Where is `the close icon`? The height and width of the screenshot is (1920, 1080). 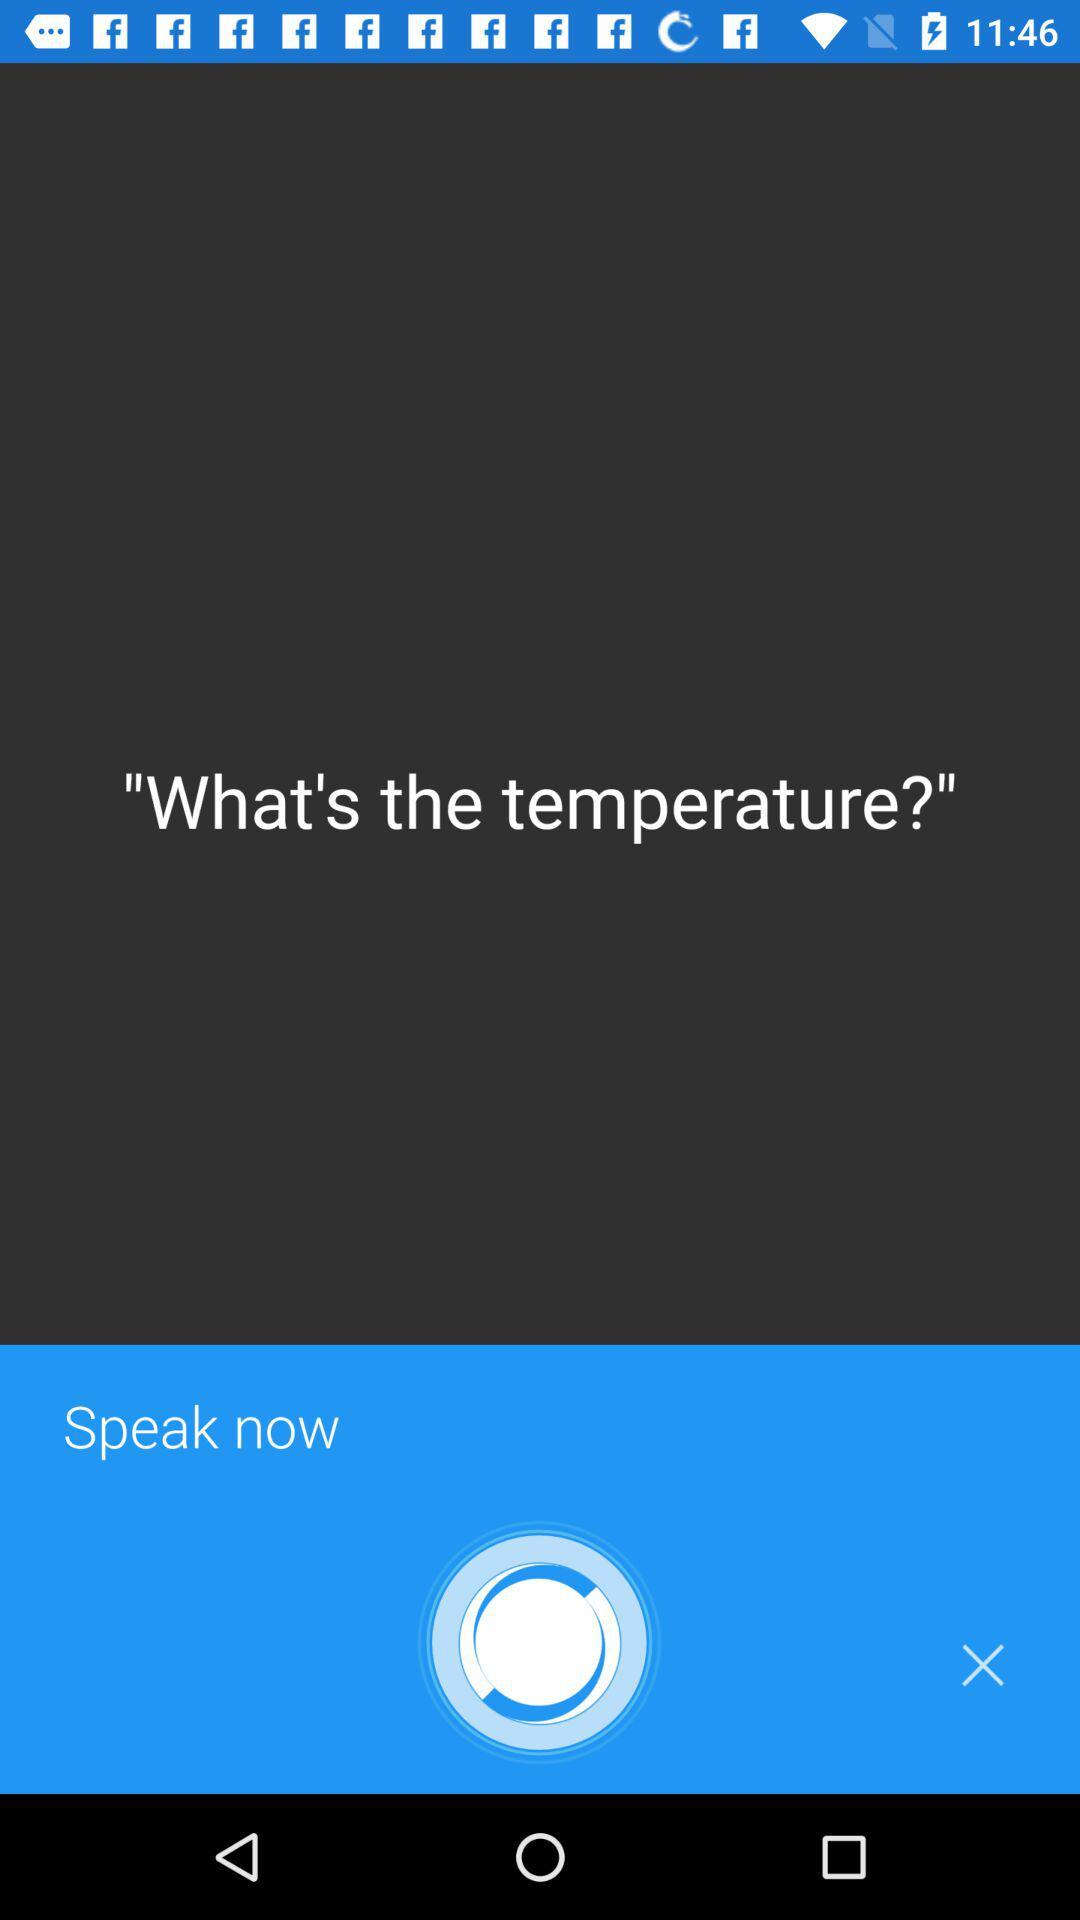 the close icon is located at coordinates (981, 1665).